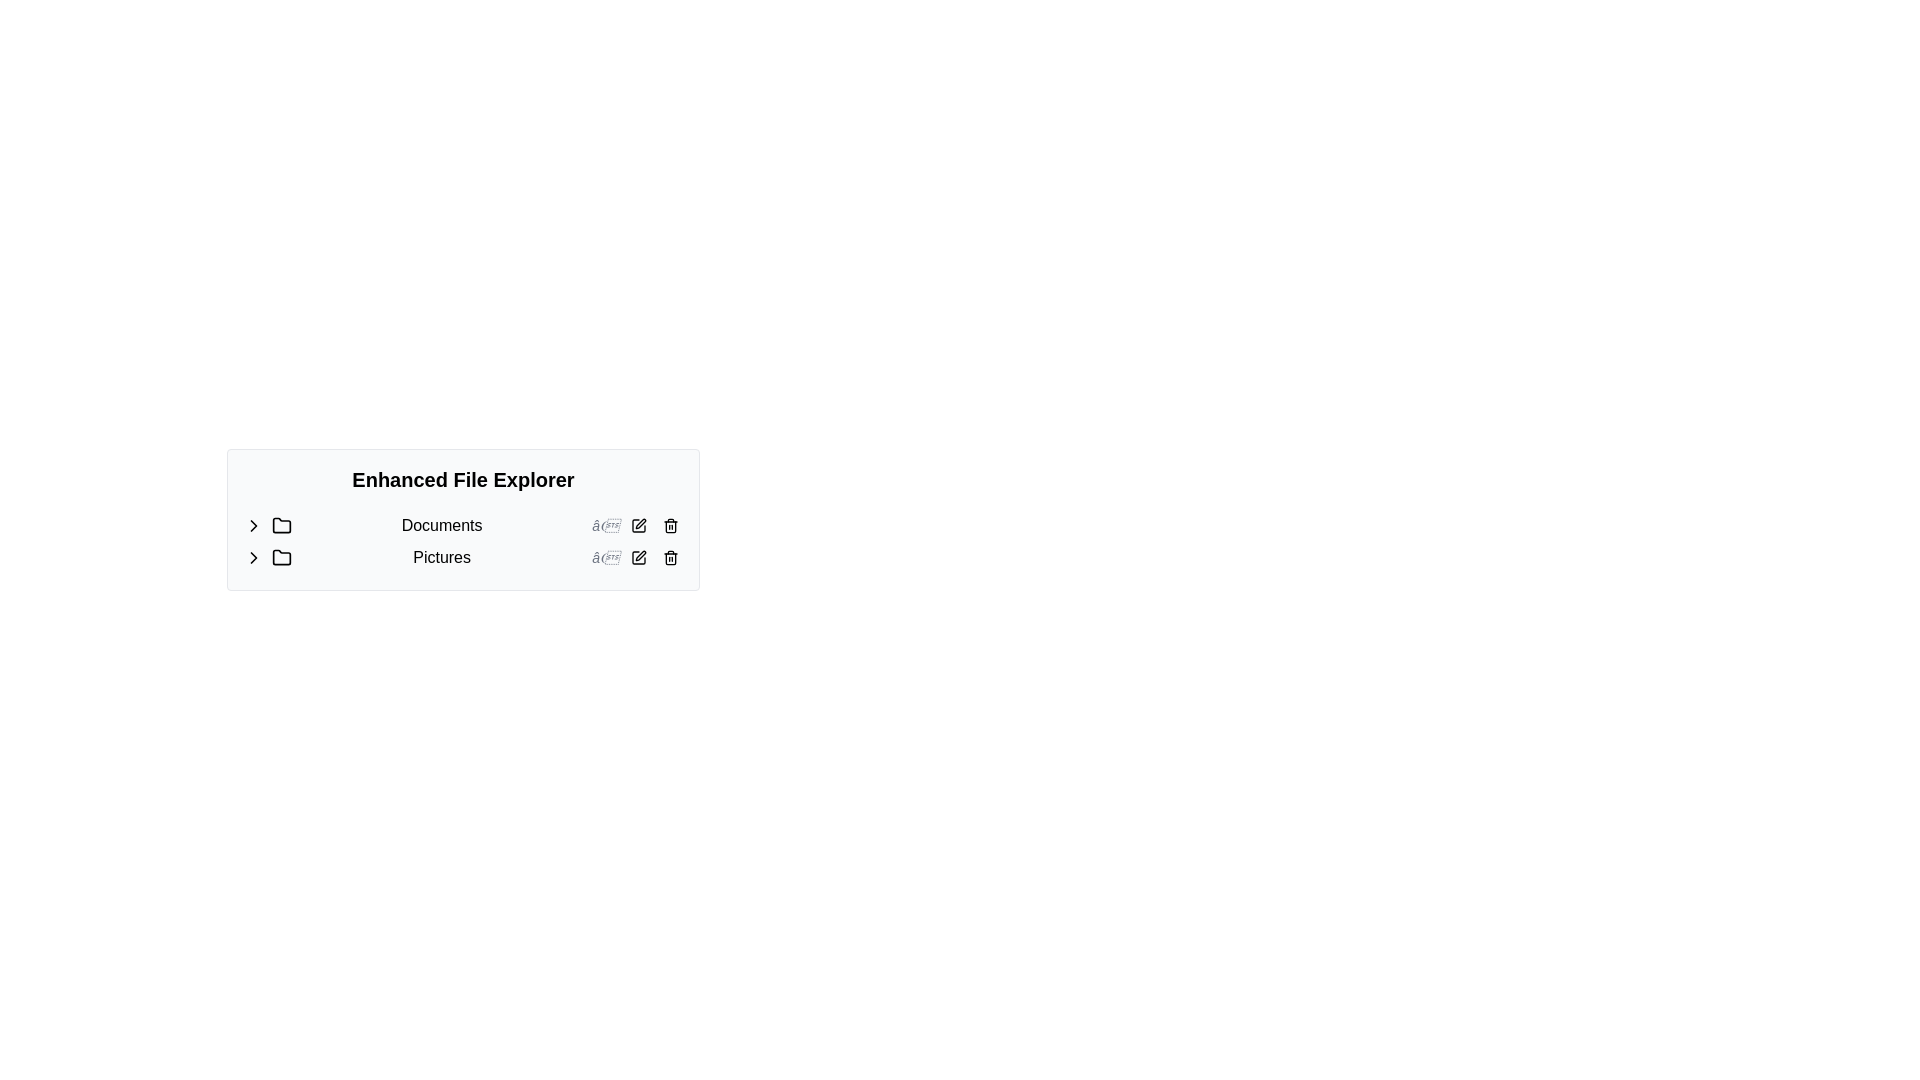 This screenshot has height=1080, width=1920. Describe the element at coordinates (671, 524) in the screenshot. I see `the trash can icon` at that location.